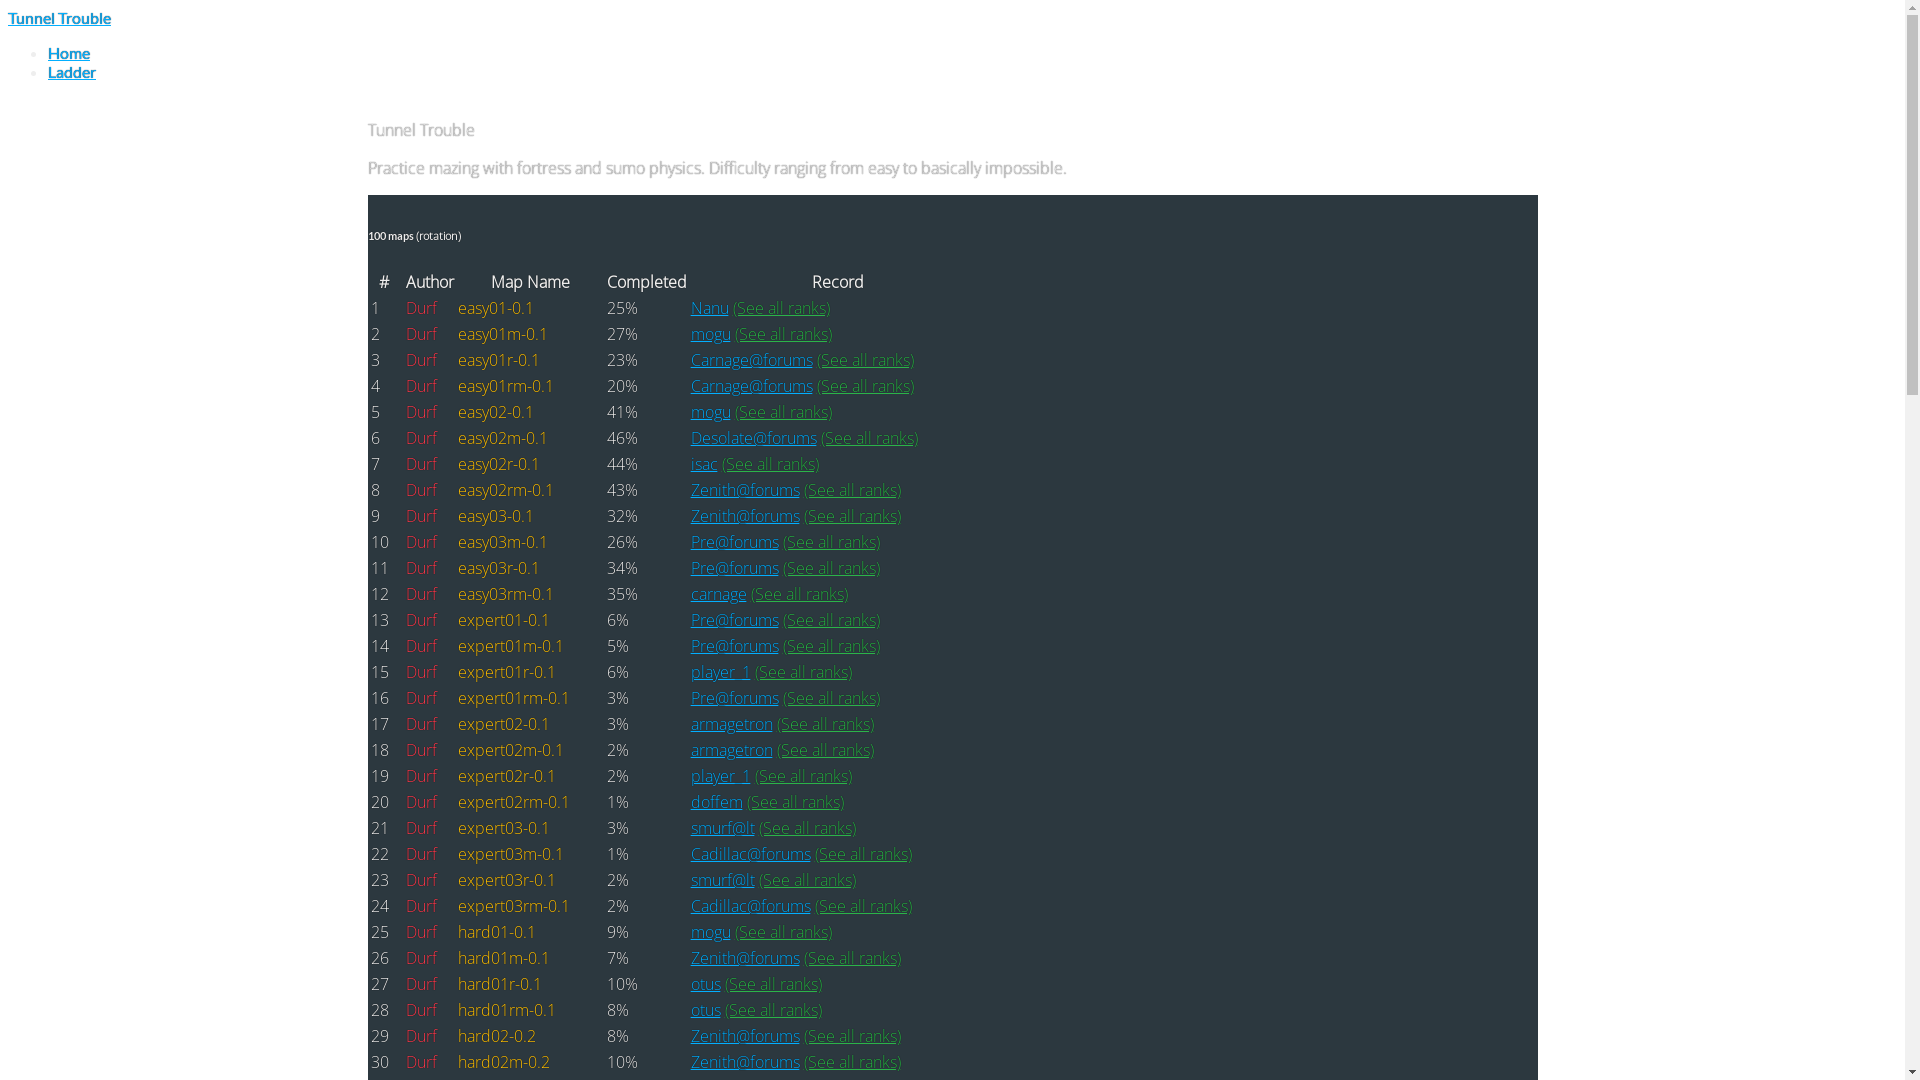 The width and height of the screenshot is (1920, 1080). Describe the element at coordinates (513, 801) in the screenshot. I see `'expert02rm-0.1'` at that location.